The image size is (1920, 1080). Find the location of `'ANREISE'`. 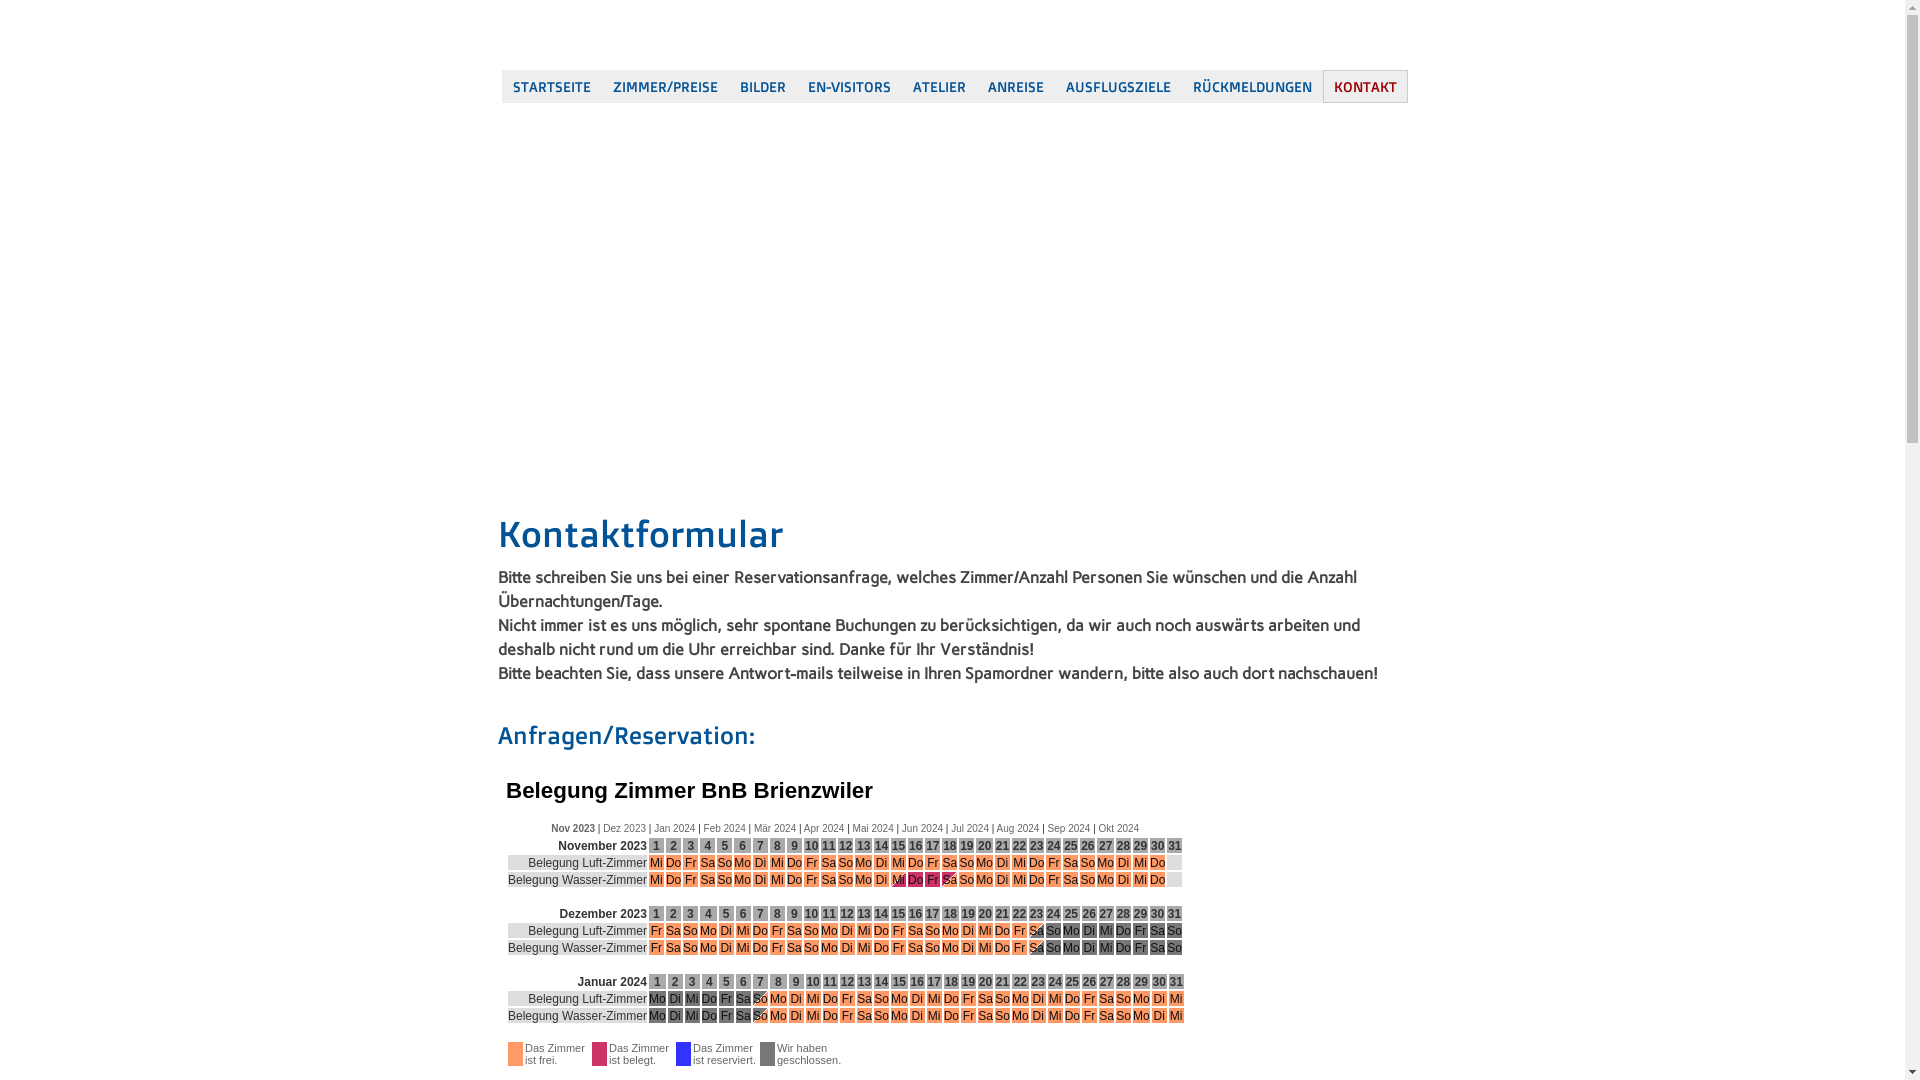

'ANREISE' is located at coordinates (1014, 85).